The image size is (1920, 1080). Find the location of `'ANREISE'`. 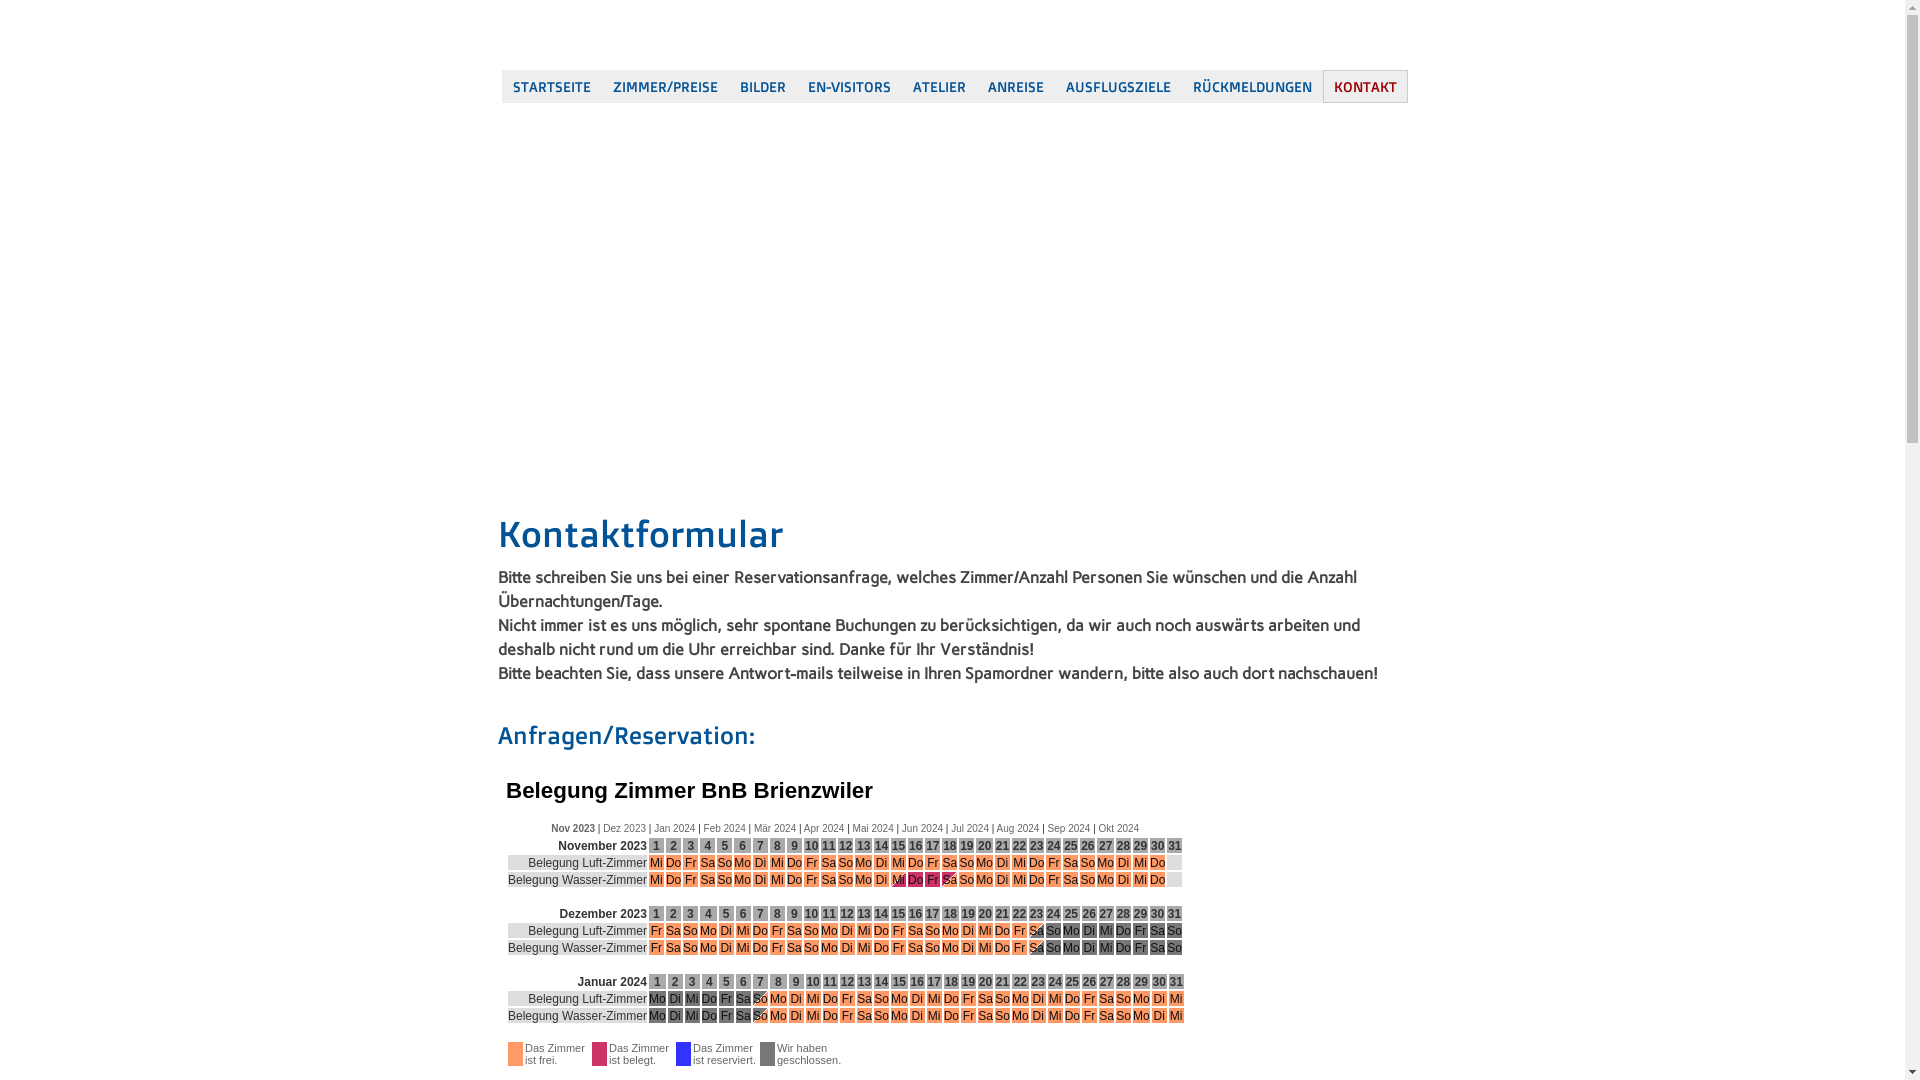

'ANREISE' is located at coordinates (1014, 85).